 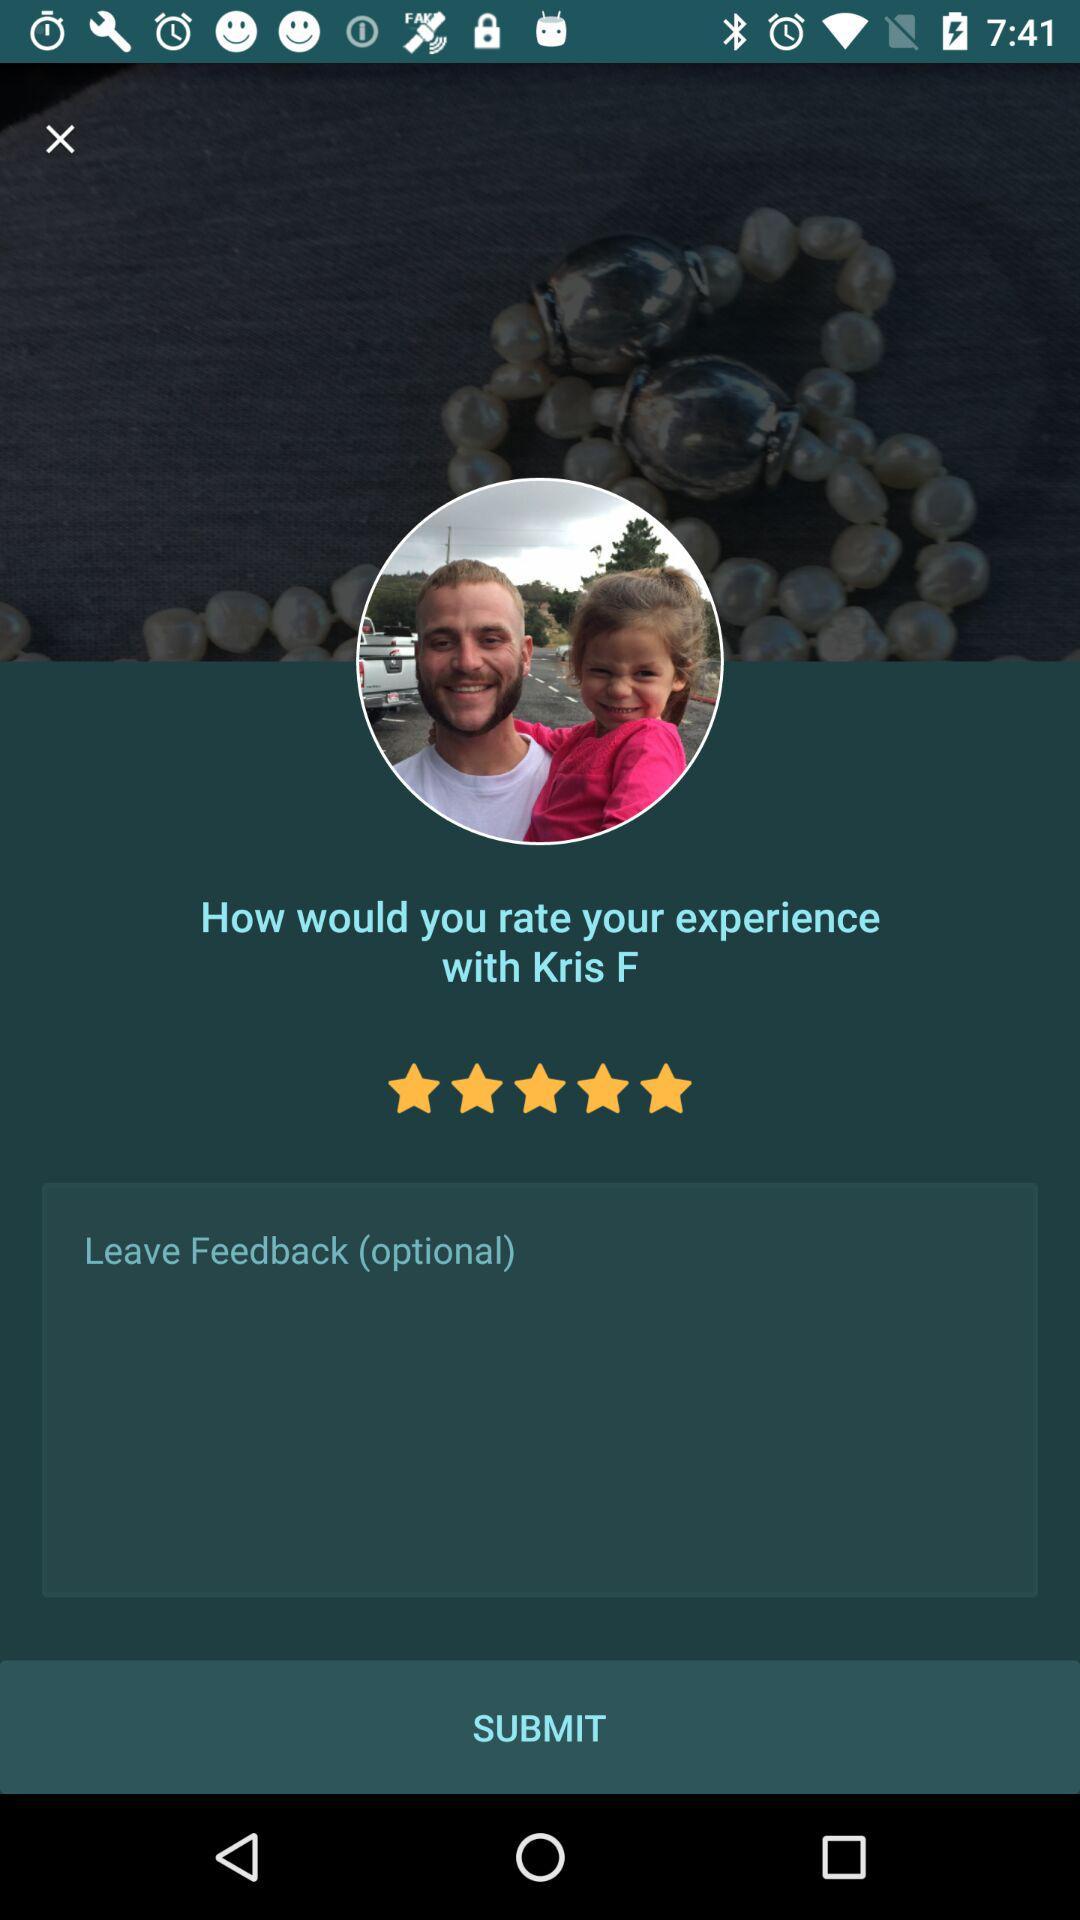 I want to click on five star, so click(x=666, y=1087).